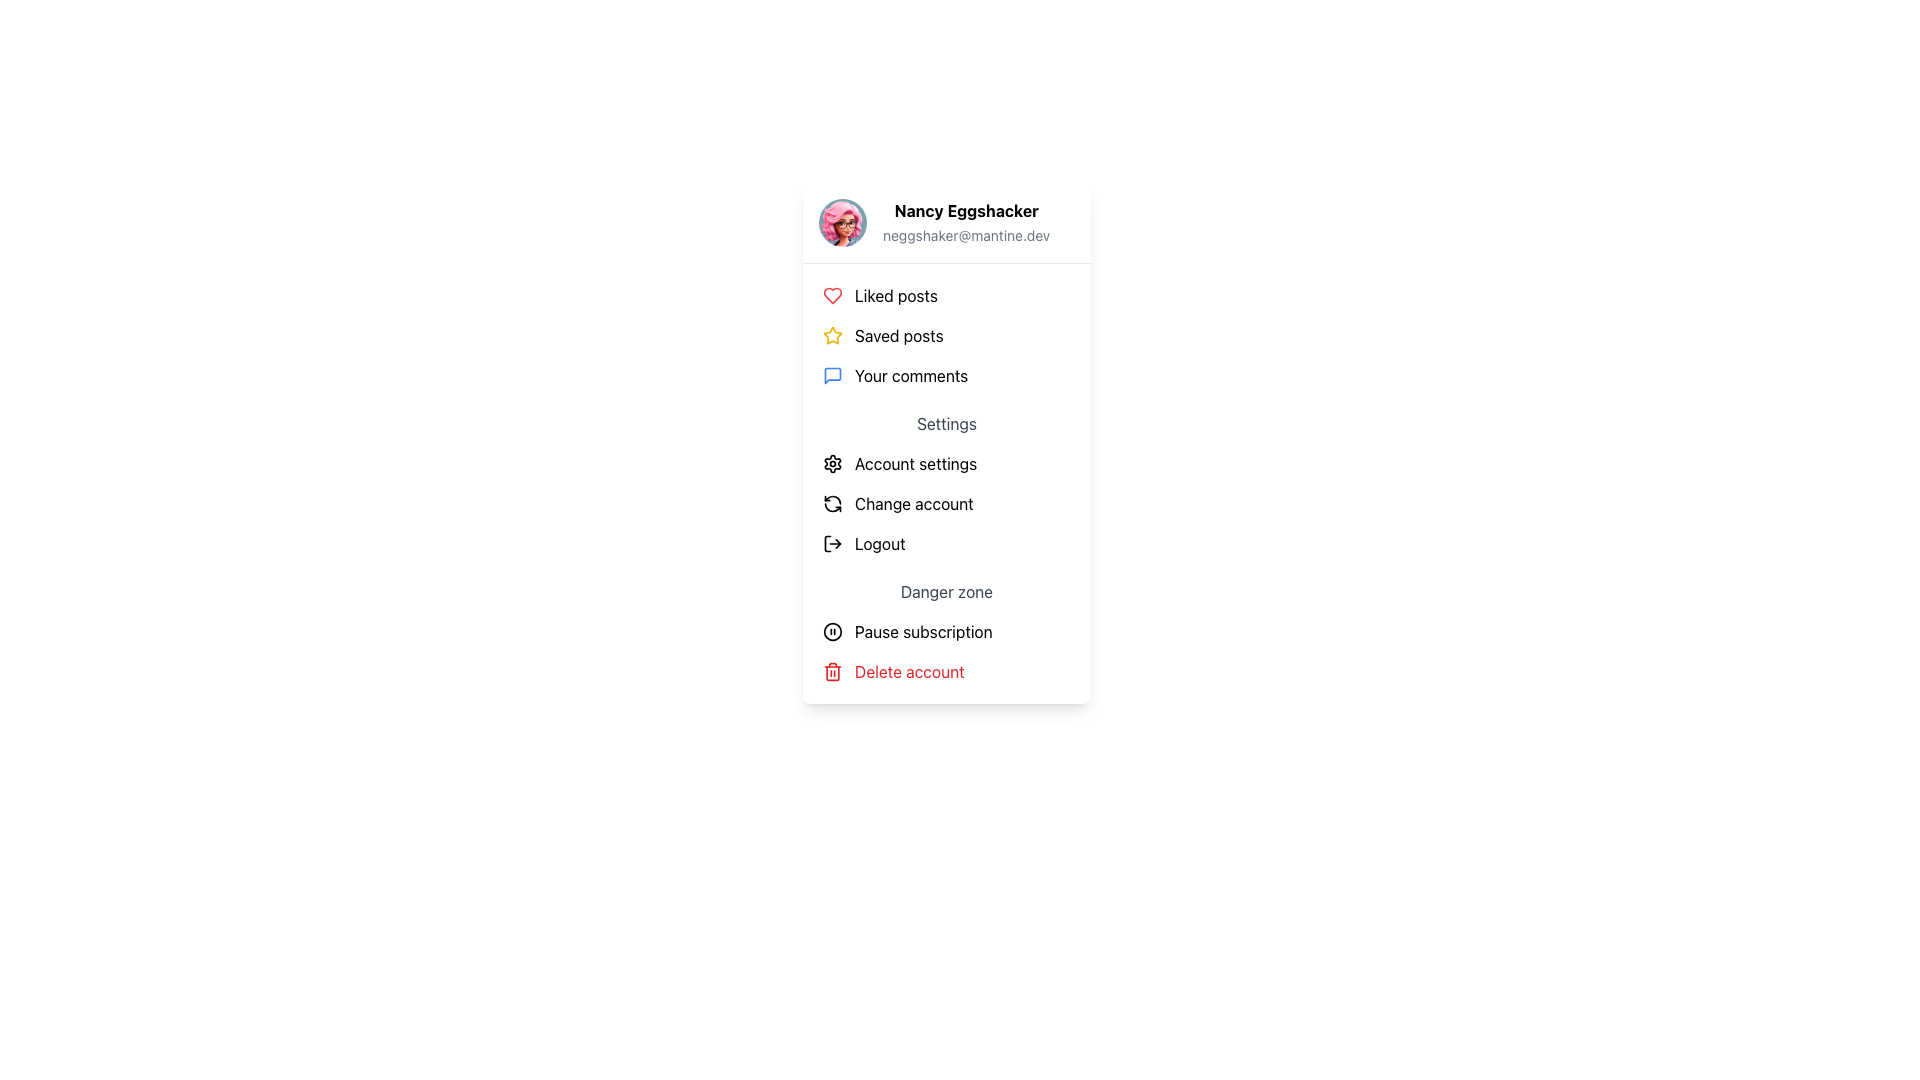 The height and width of the screenshot is (1080, 1920). Describe the element at coordinates (966, 223) in the screenshot. I see `information displayed in the text display that shows the user's name and email address located in the top section of the vertical user menu next to the circular avatar image` at that location.